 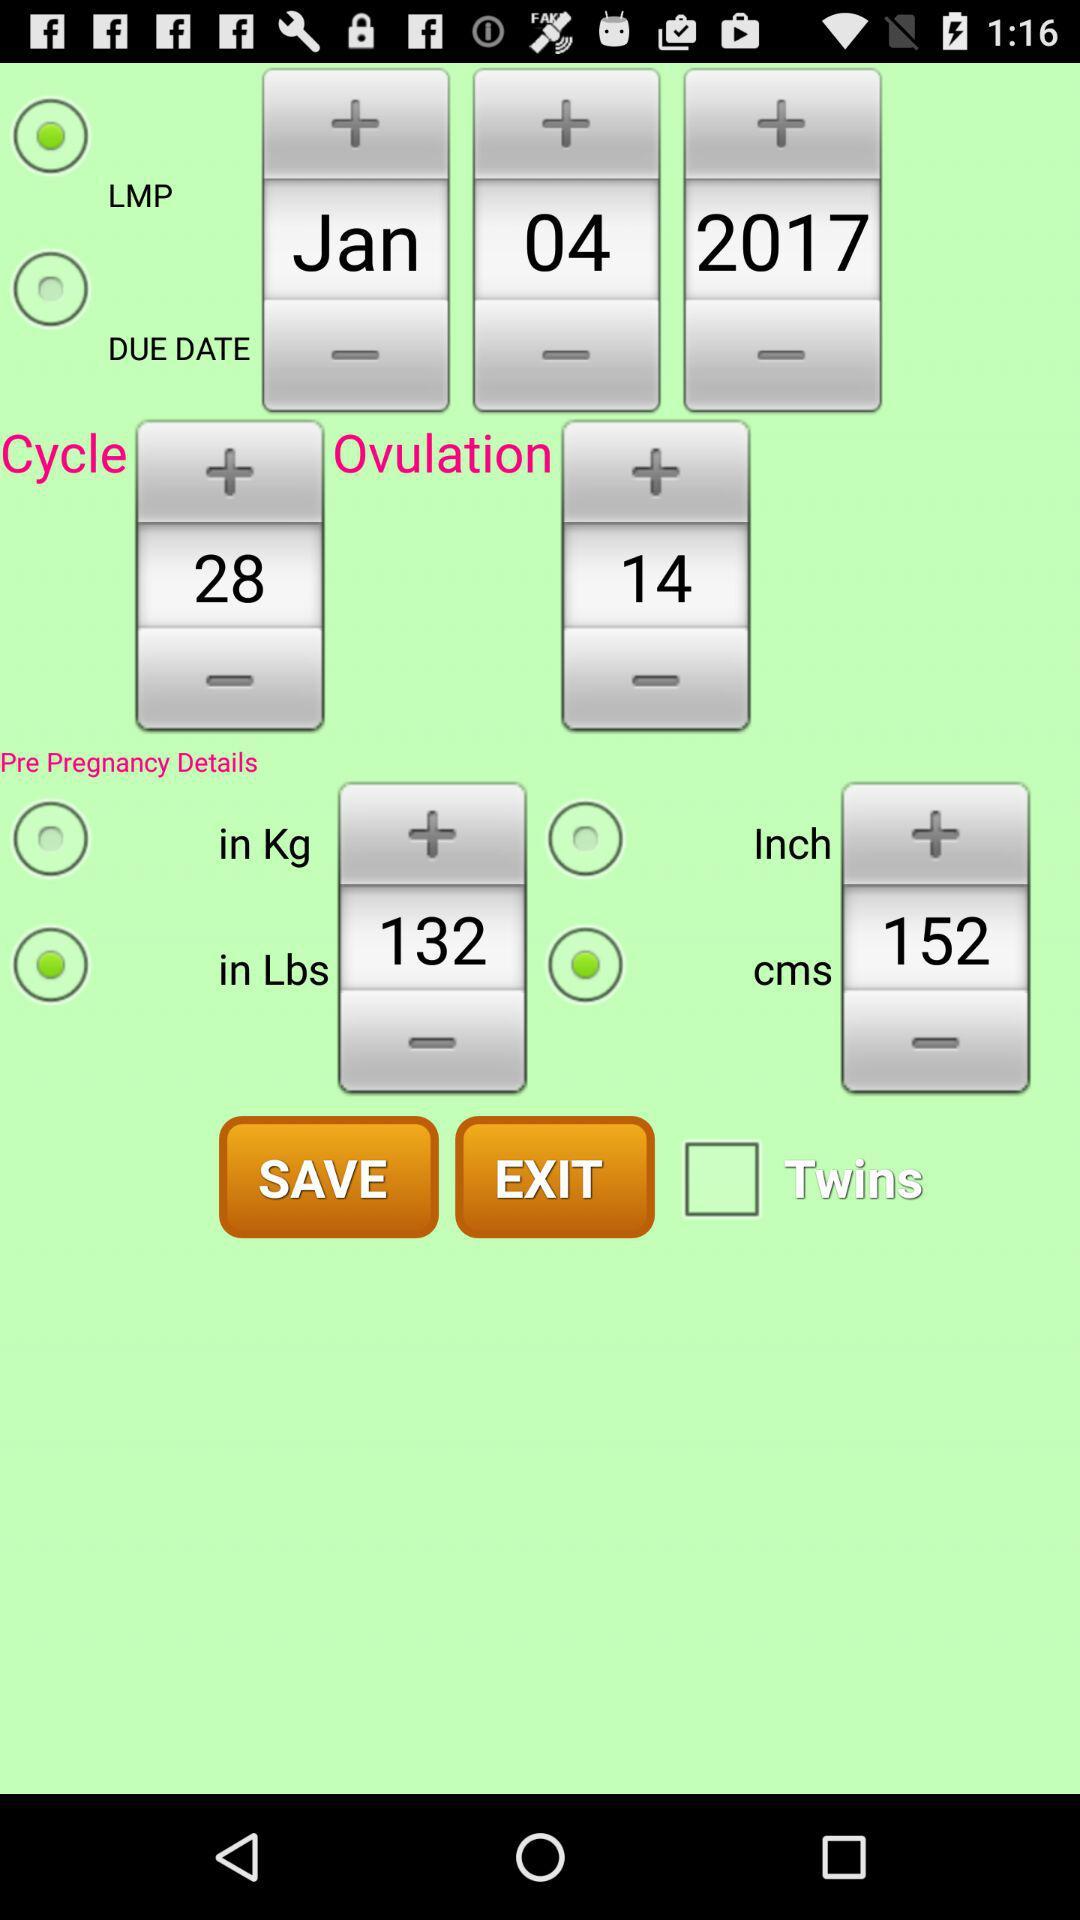 I want to click on decrement cycle, so click(x=228, y=687).